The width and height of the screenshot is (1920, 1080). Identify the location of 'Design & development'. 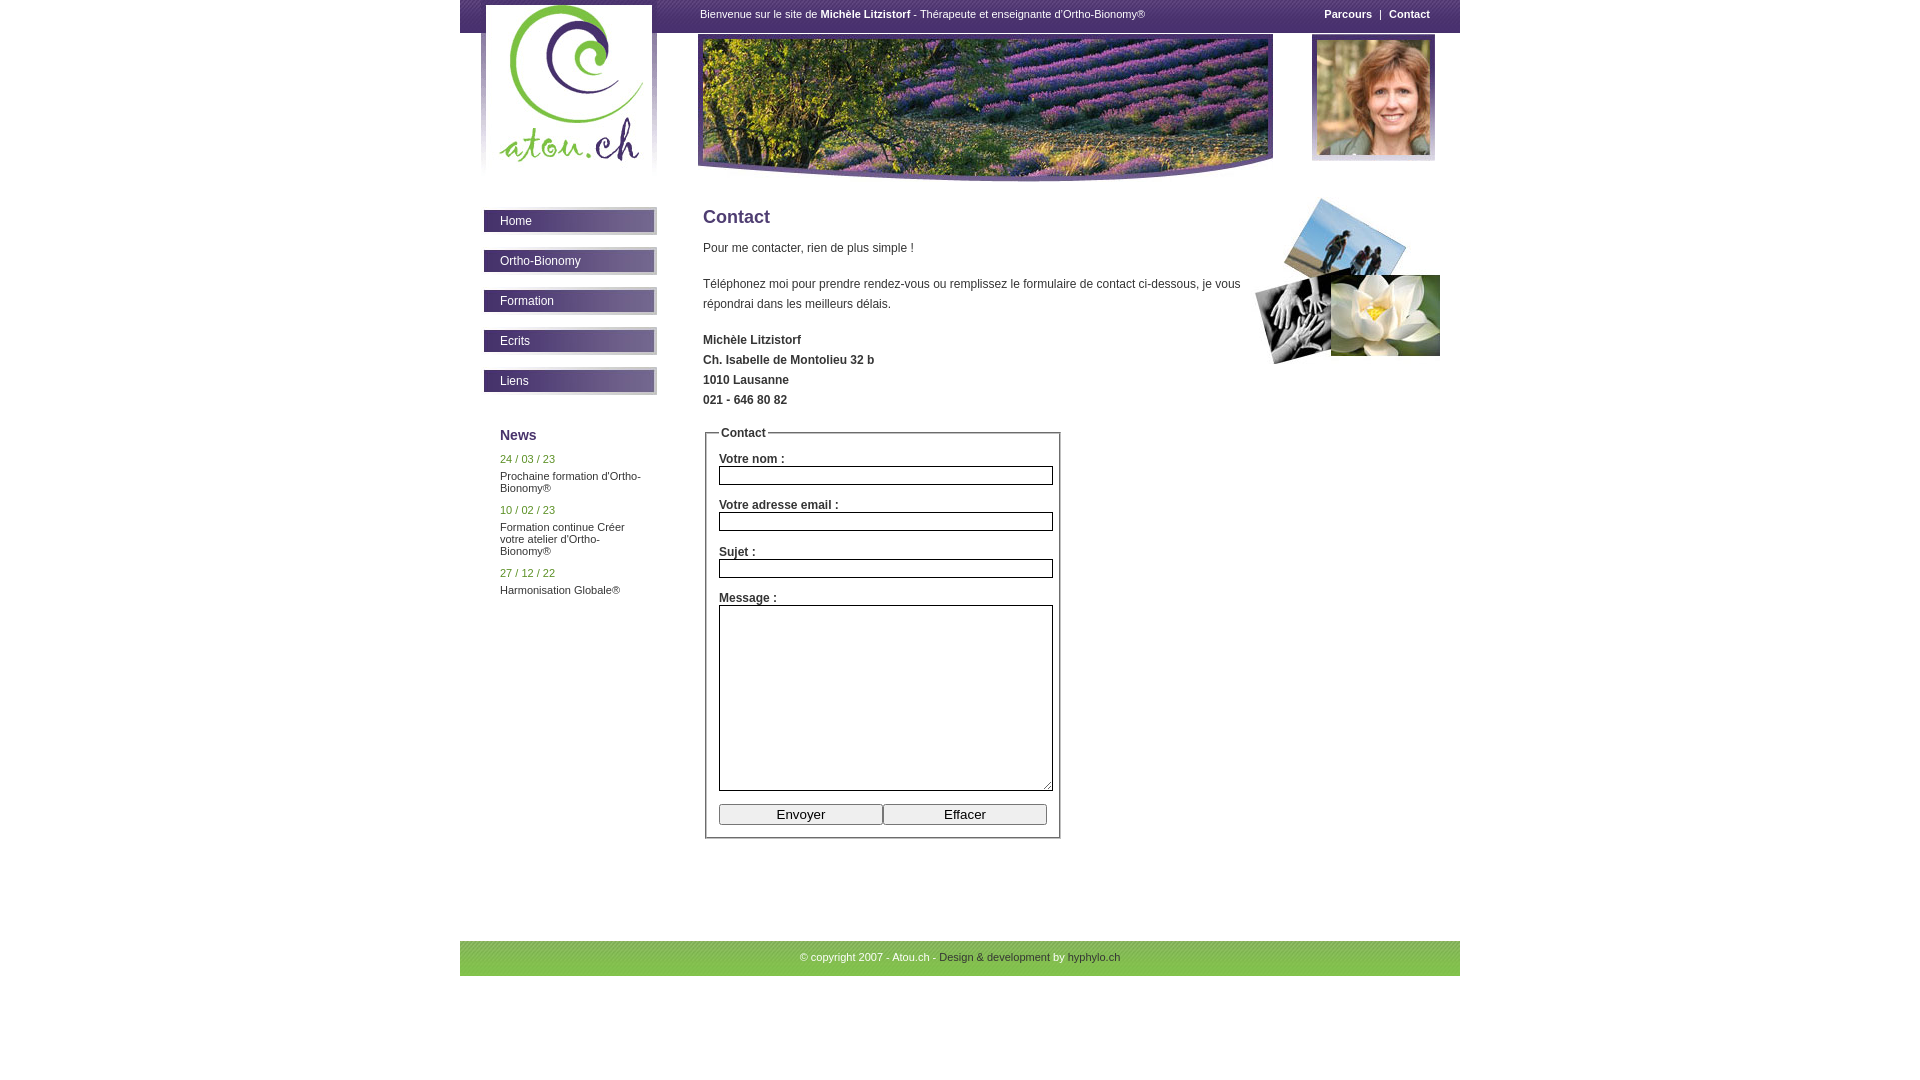
(994, 955).